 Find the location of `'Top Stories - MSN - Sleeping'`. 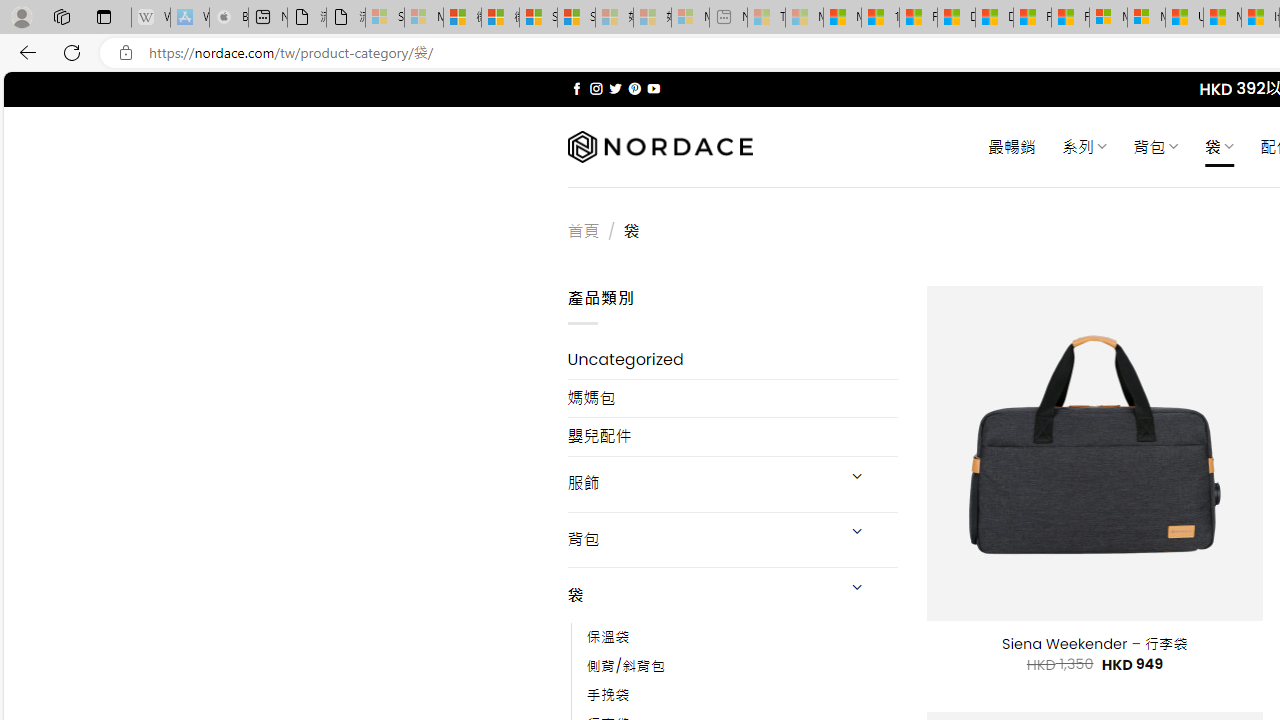

'Top Stories - MSN - Sleeping' is located at coordinates (765, 17).